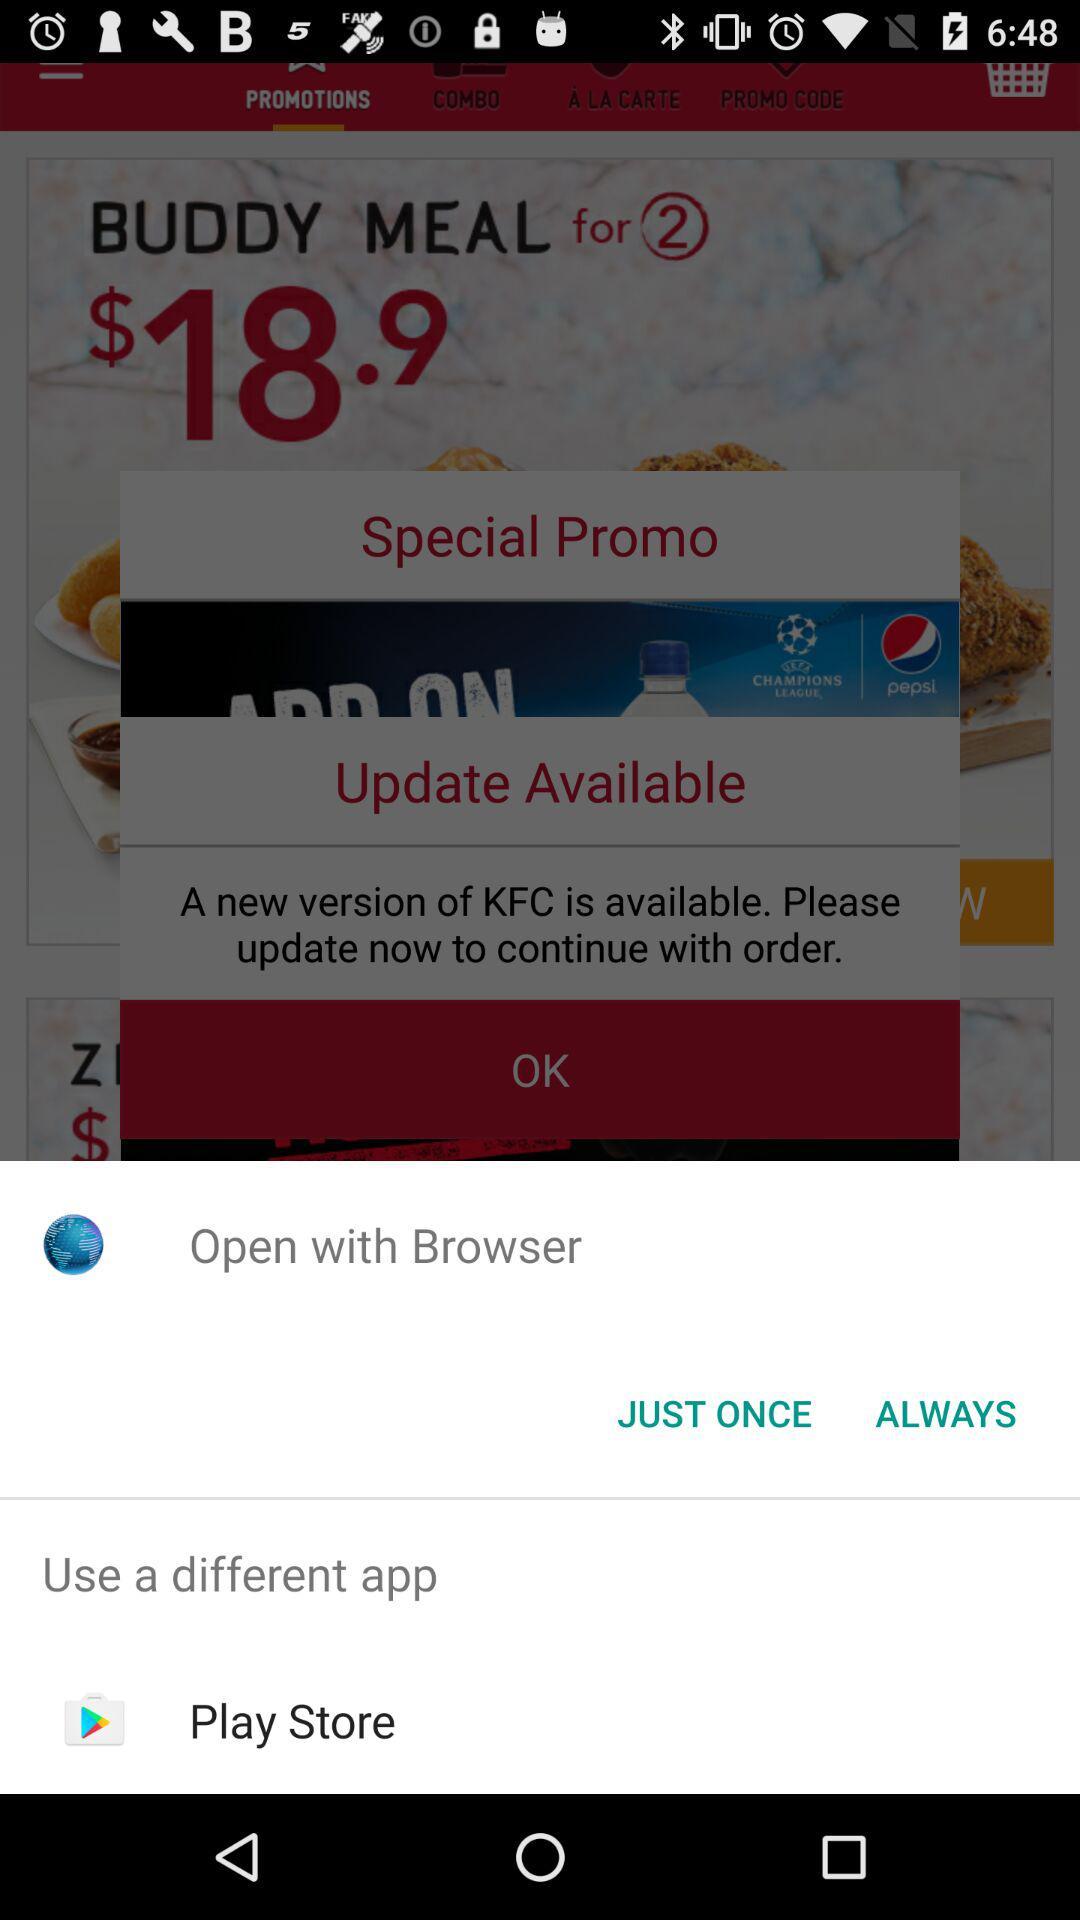 The width and height of the screenshot is (1080, 1920). What do you see at coordinates (713, 1411) in the screenshot?
I see `just once item` at bounding box center [713, 1411].